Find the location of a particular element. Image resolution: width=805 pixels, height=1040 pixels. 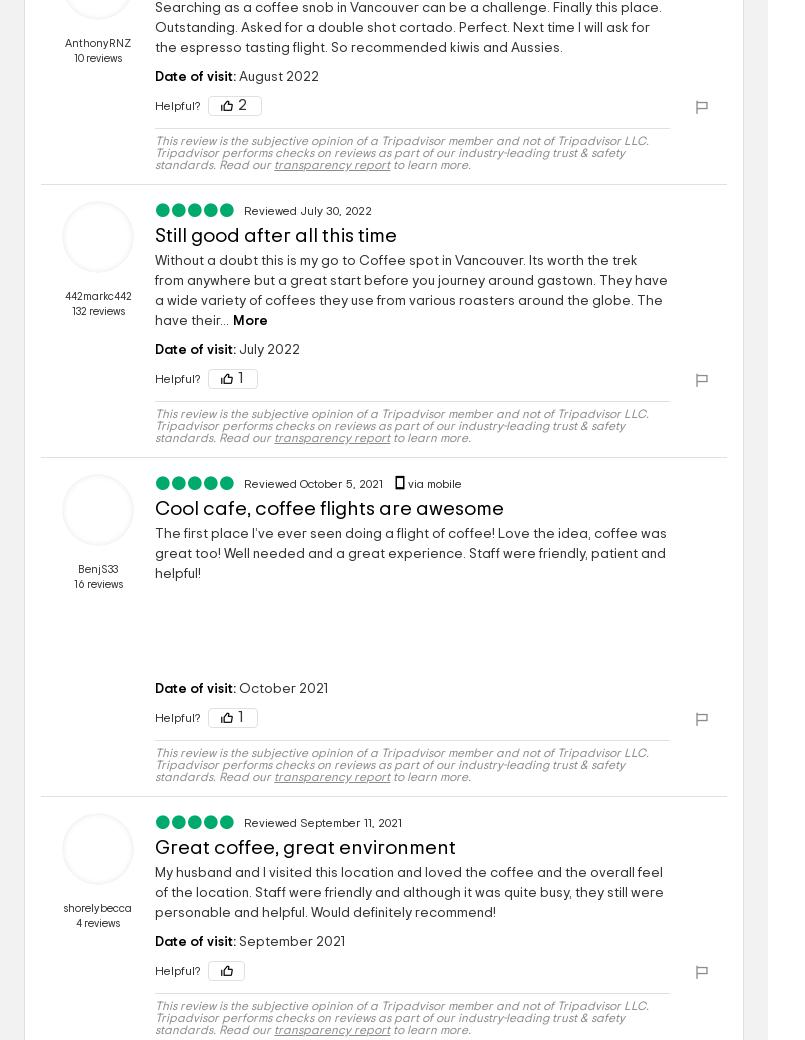

'Reviewed October 5, 2021' is located at coordinates (313, 484).